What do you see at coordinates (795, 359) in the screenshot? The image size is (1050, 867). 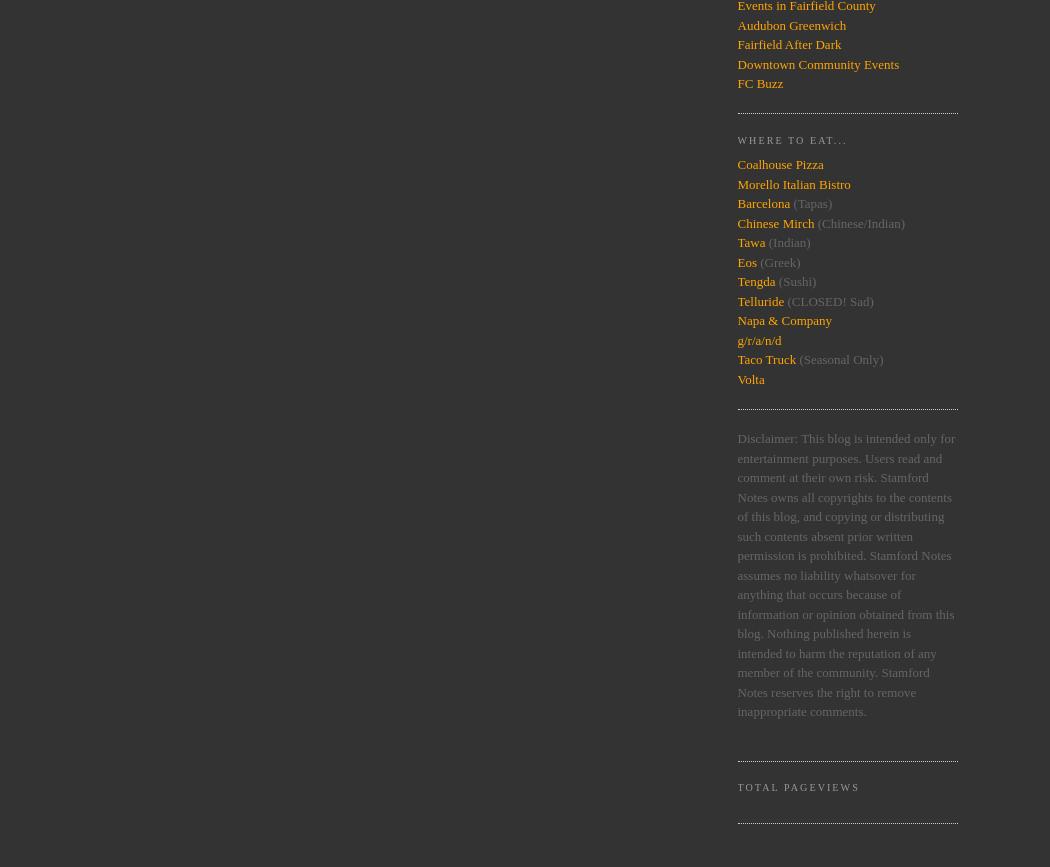 I see `'(Seasonal Only)'` at bounding box center [795, 359].